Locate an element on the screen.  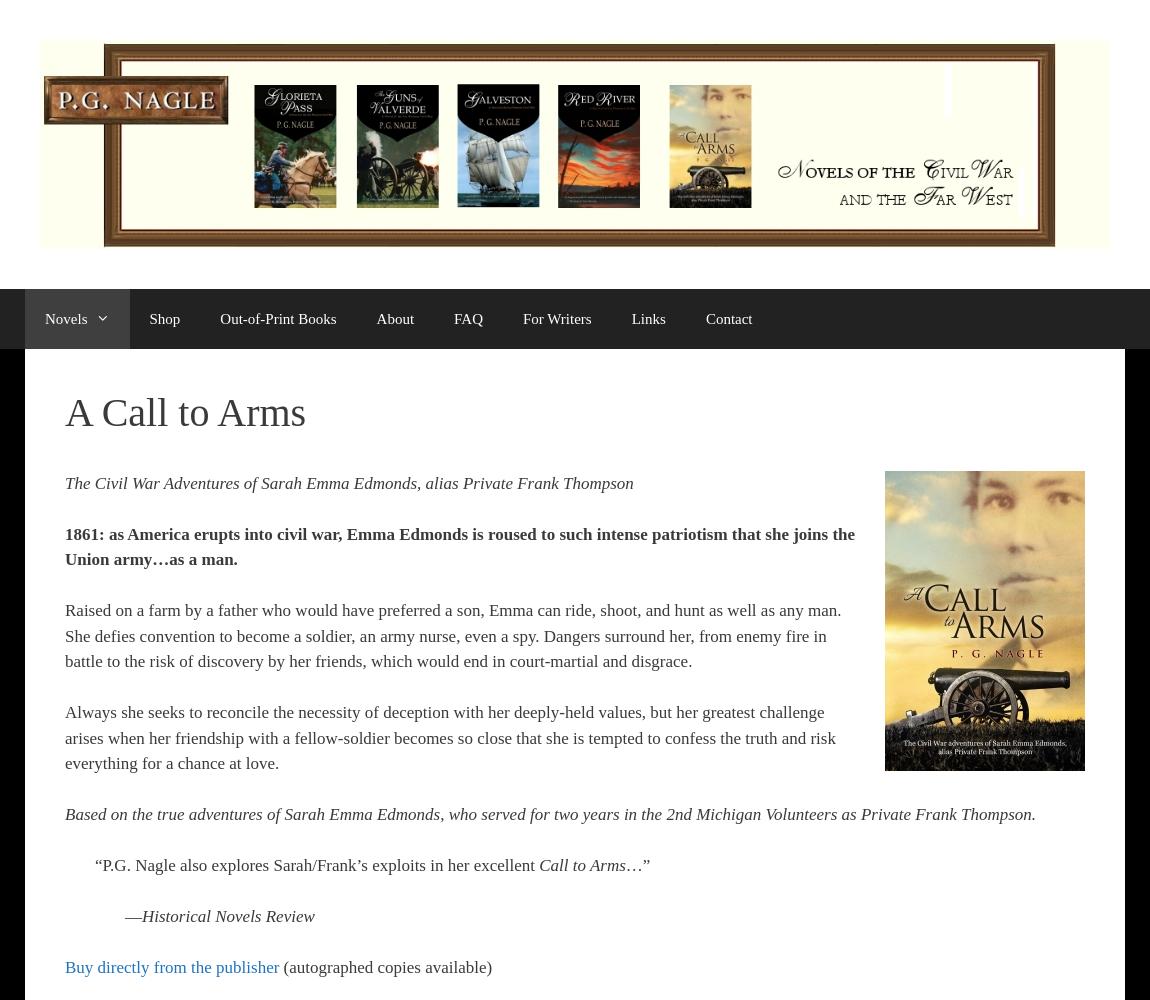
'“P.G. Nagle also explores Sarah/Frank’s exploits in her excellent' is located at coordinates (317, 864).